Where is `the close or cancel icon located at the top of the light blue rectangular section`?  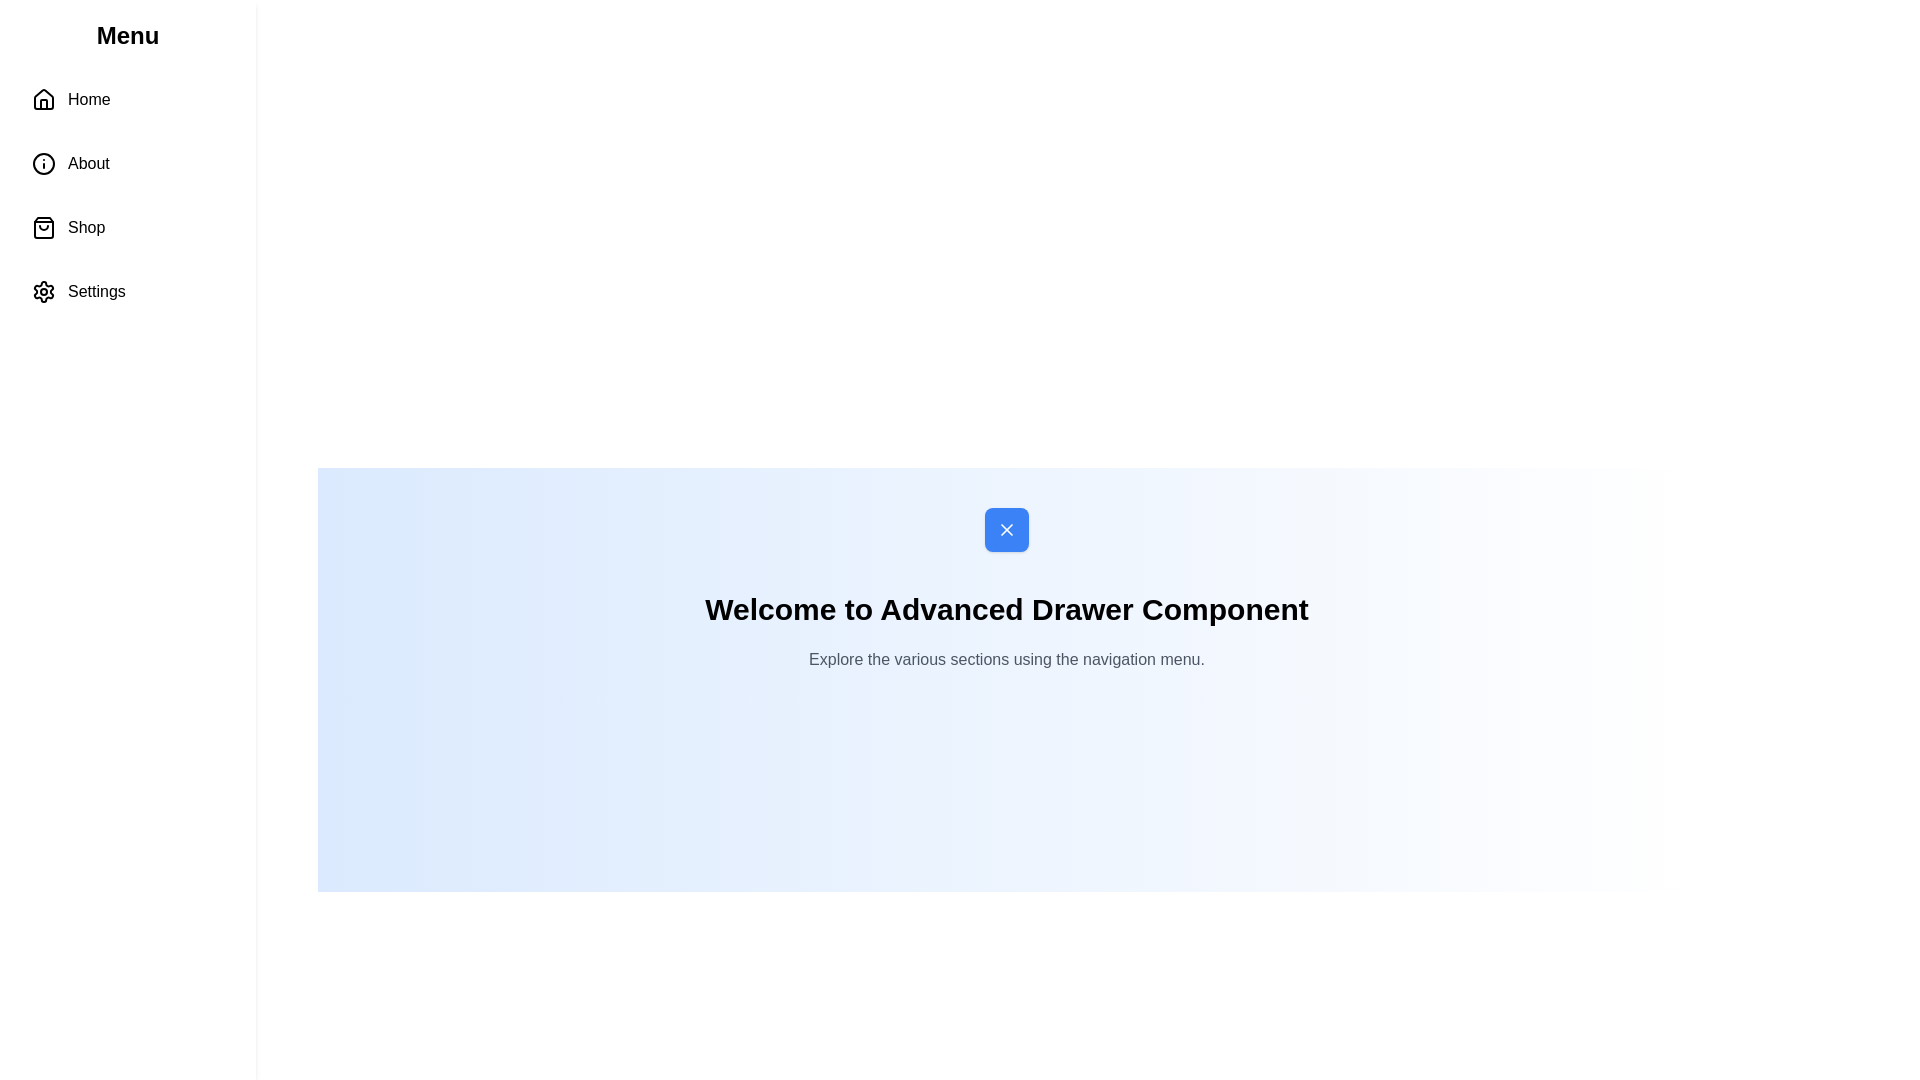
the close or cancel icon located at the top of the light blue rectangular section is located at coordinates (1007, 528).